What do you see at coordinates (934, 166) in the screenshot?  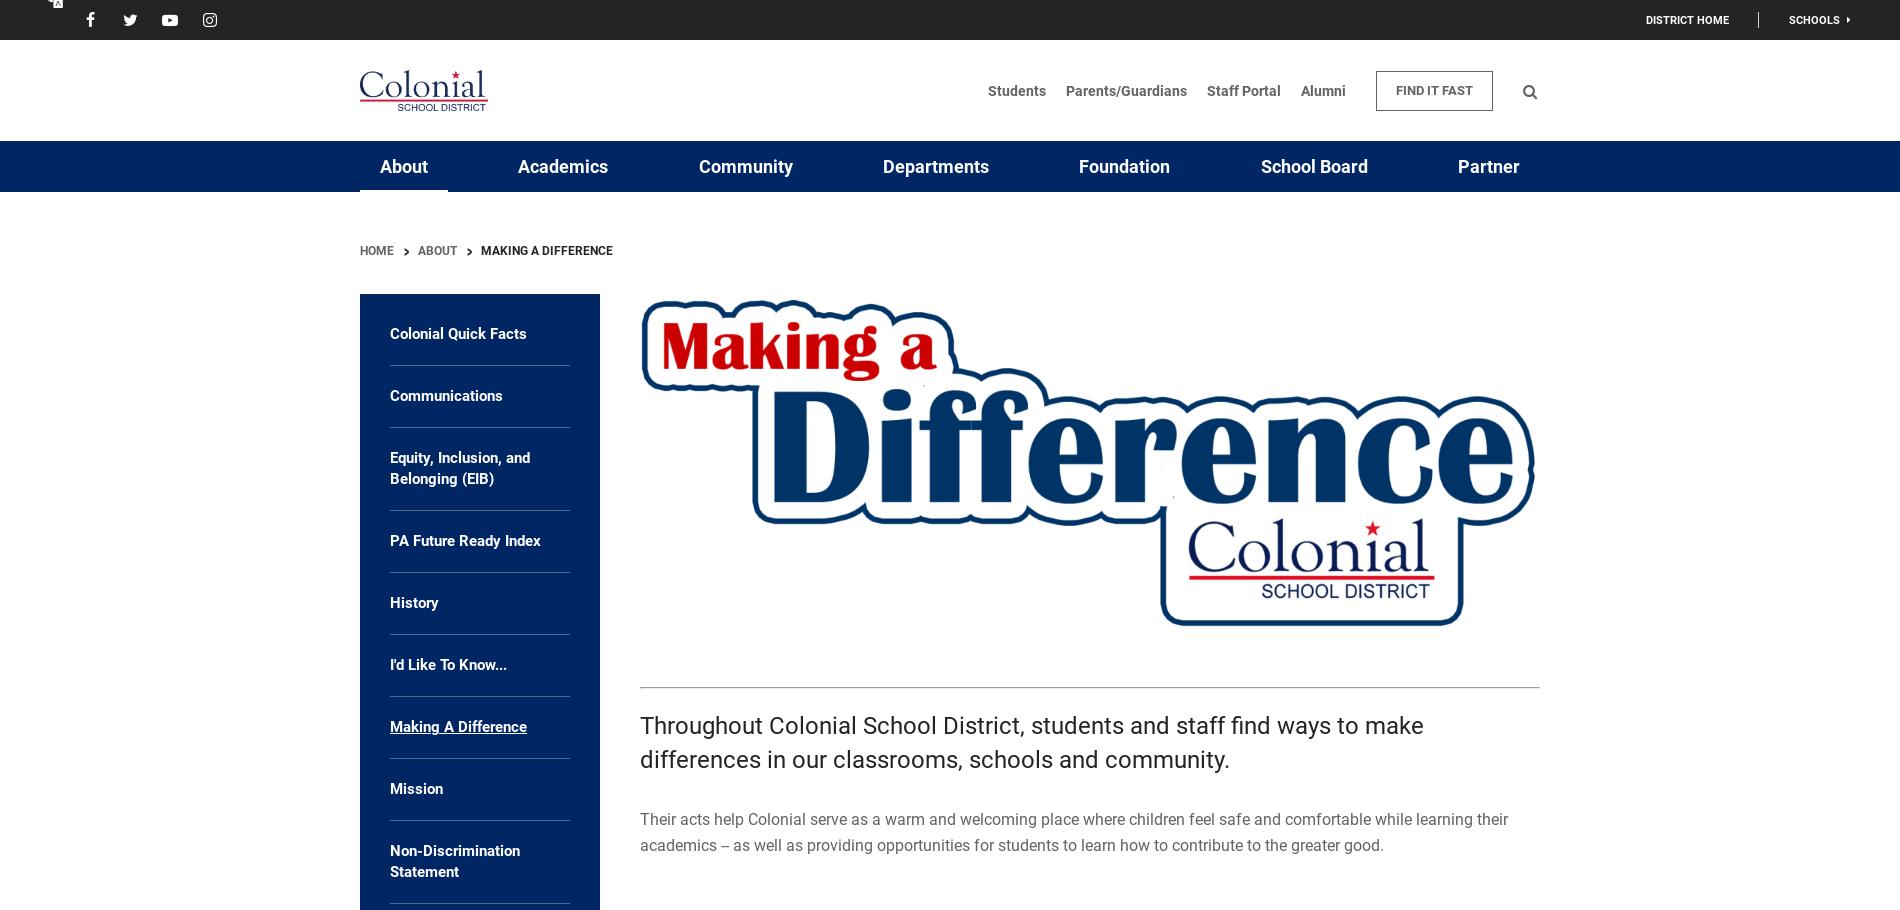 I see `'Departments'` at bounding box center [934, 166].